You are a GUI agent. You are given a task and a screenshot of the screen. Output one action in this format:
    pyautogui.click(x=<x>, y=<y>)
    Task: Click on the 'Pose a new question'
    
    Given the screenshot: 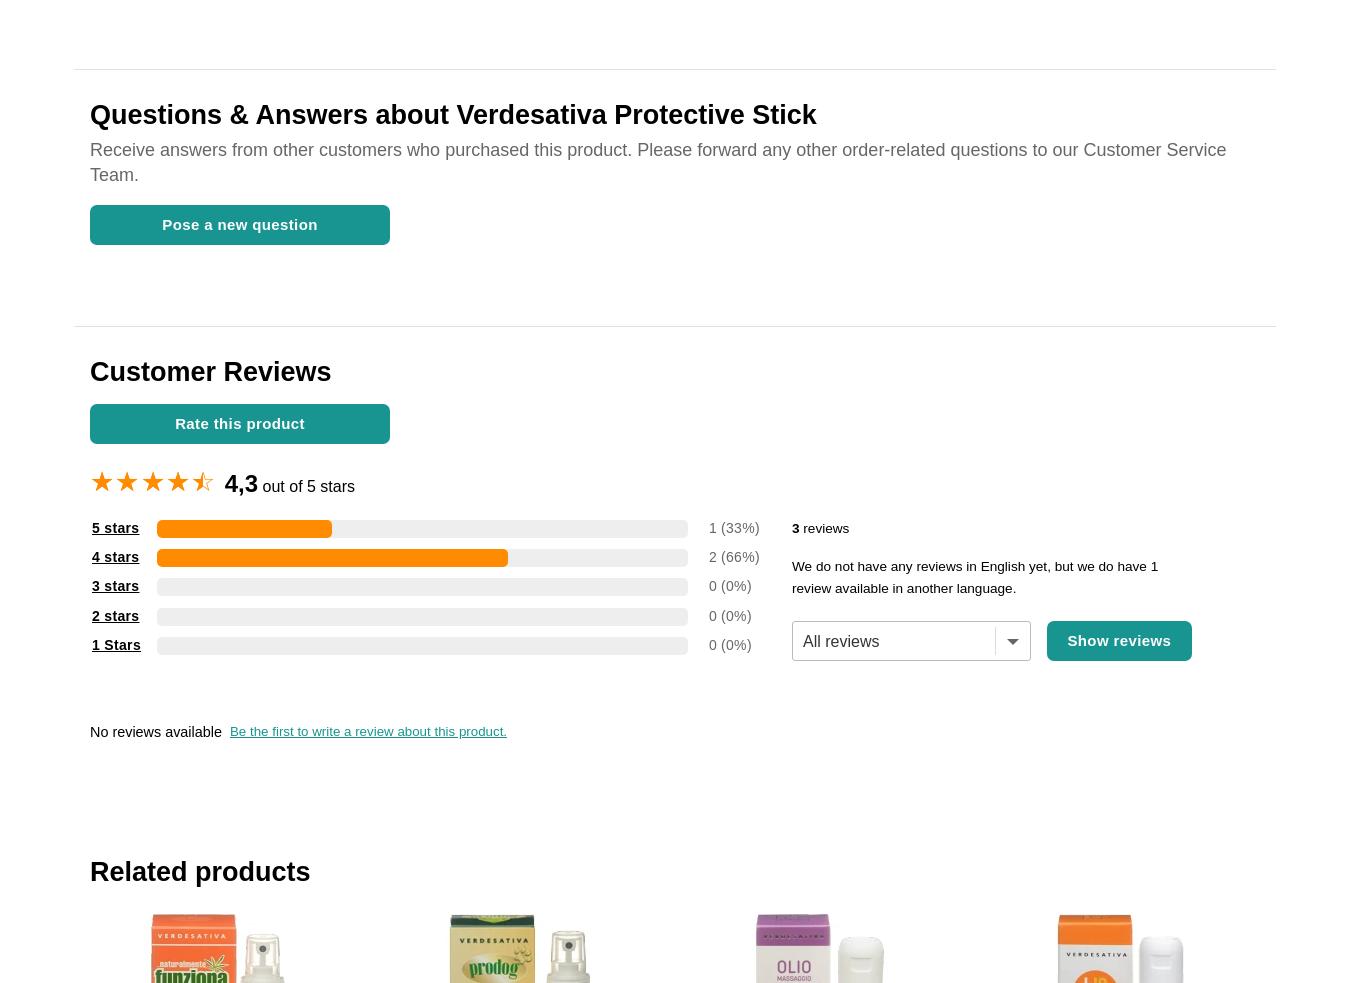 What is the action you would take?
    pyautogui.click(x=238, y=223)
    